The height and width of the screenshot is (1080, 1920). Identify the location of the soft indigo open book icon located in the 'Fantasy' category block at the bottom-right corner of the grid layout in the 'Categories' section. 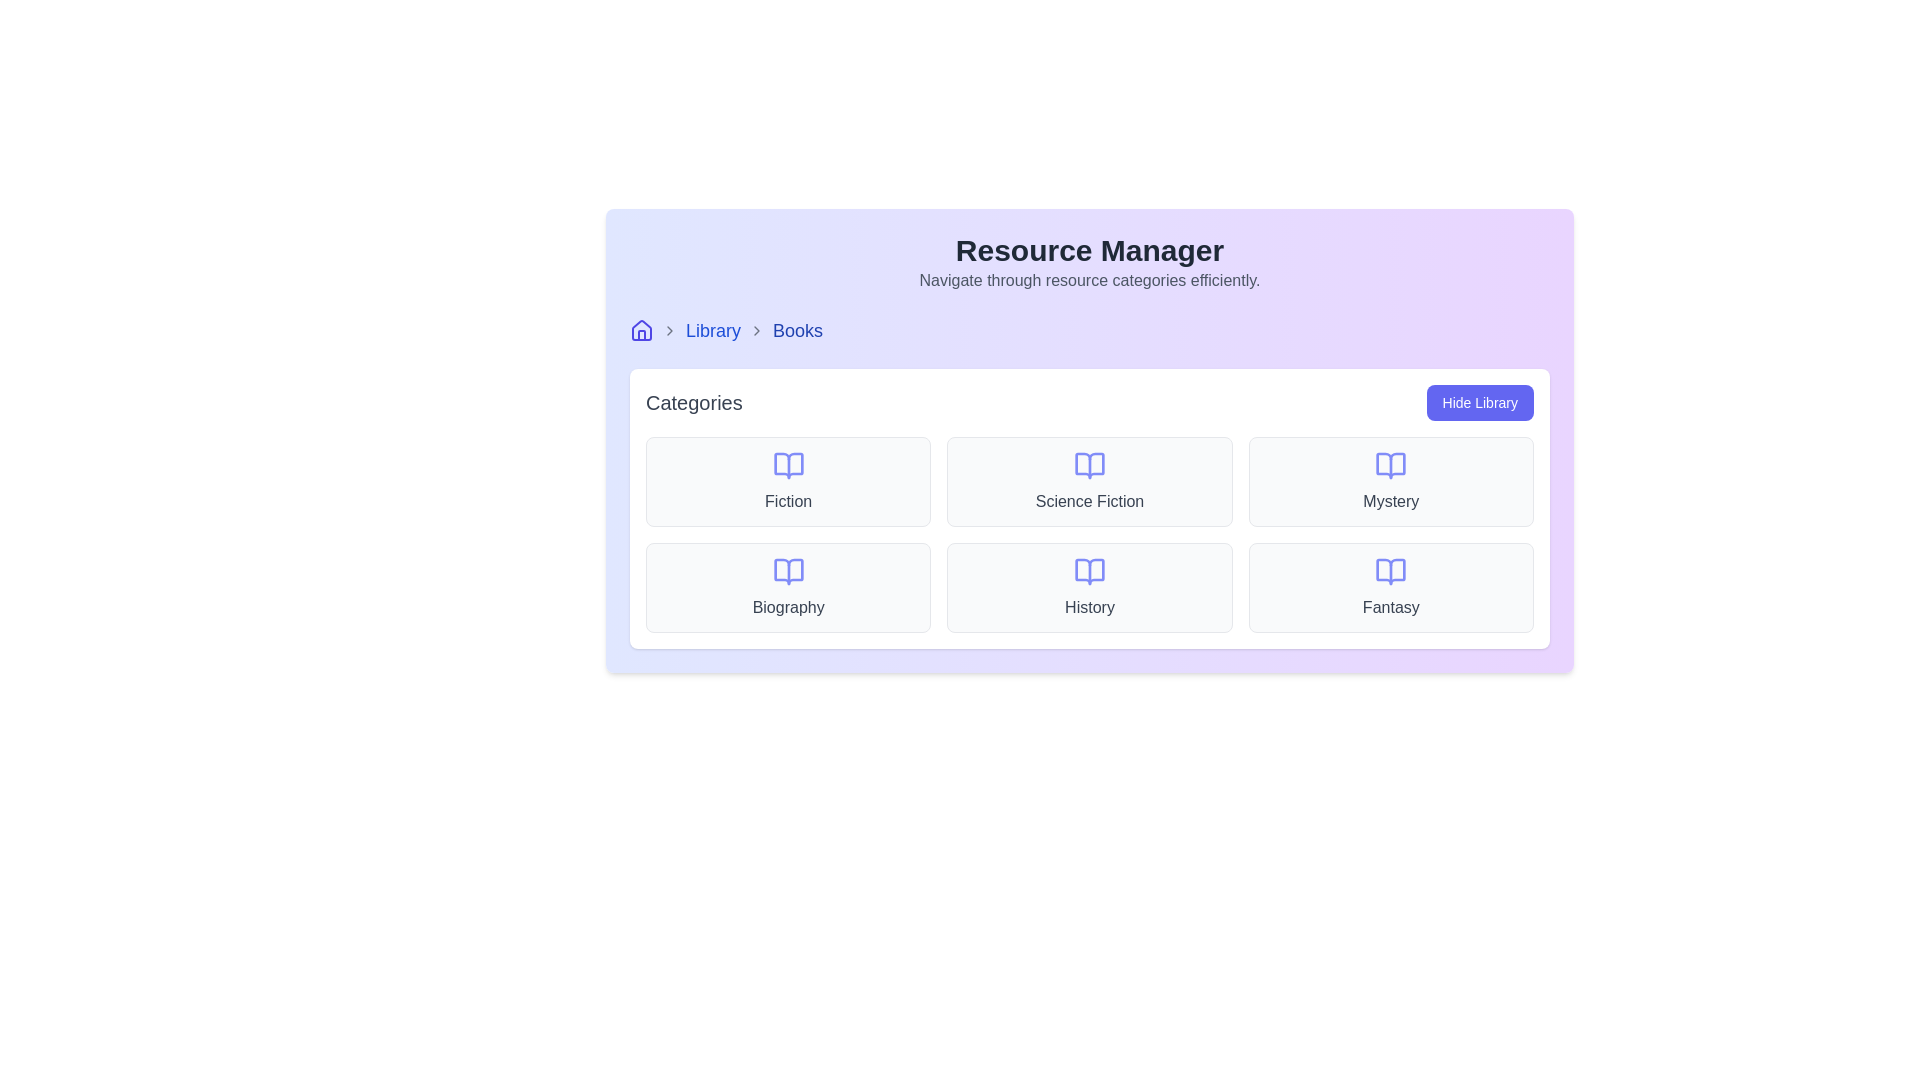
(1390, 571).